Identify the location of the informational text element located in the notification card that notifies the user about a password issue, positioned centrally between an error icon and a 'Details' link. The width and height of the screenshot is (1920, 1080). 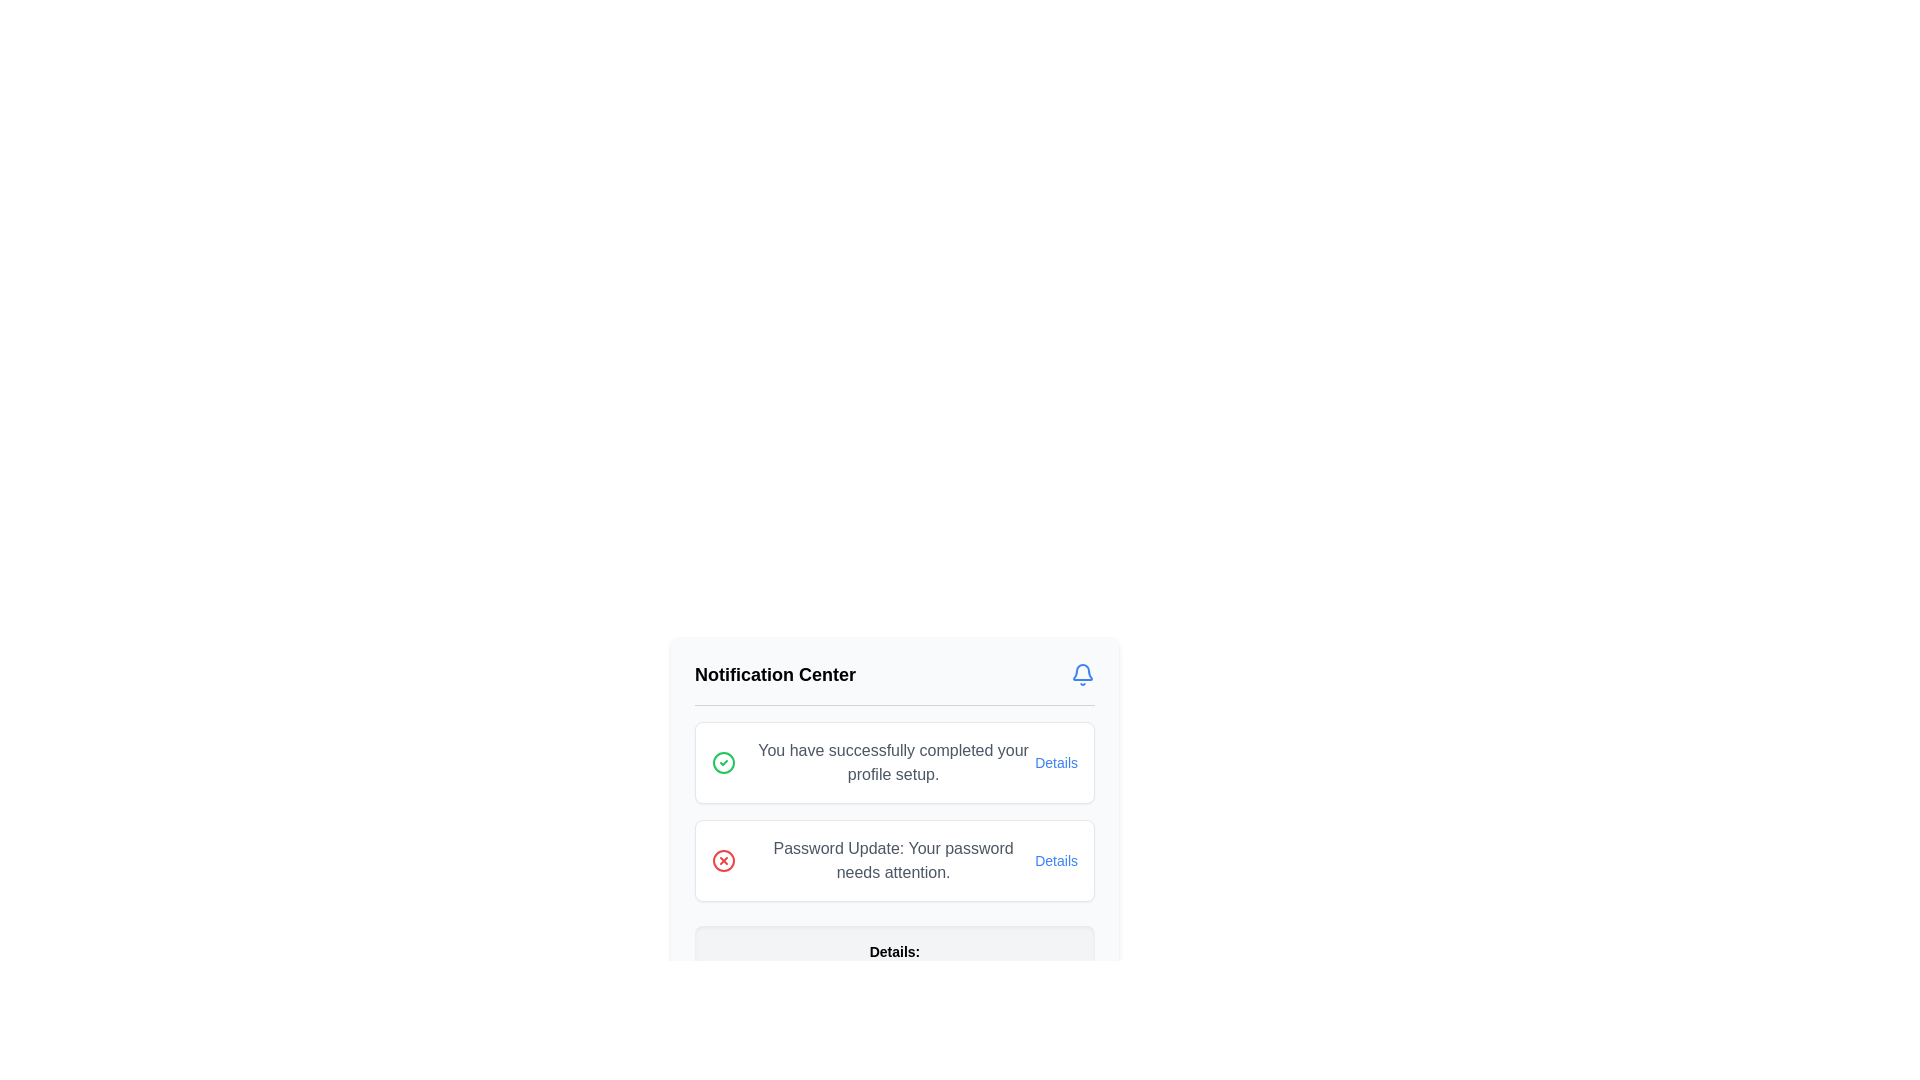
(892, 859).